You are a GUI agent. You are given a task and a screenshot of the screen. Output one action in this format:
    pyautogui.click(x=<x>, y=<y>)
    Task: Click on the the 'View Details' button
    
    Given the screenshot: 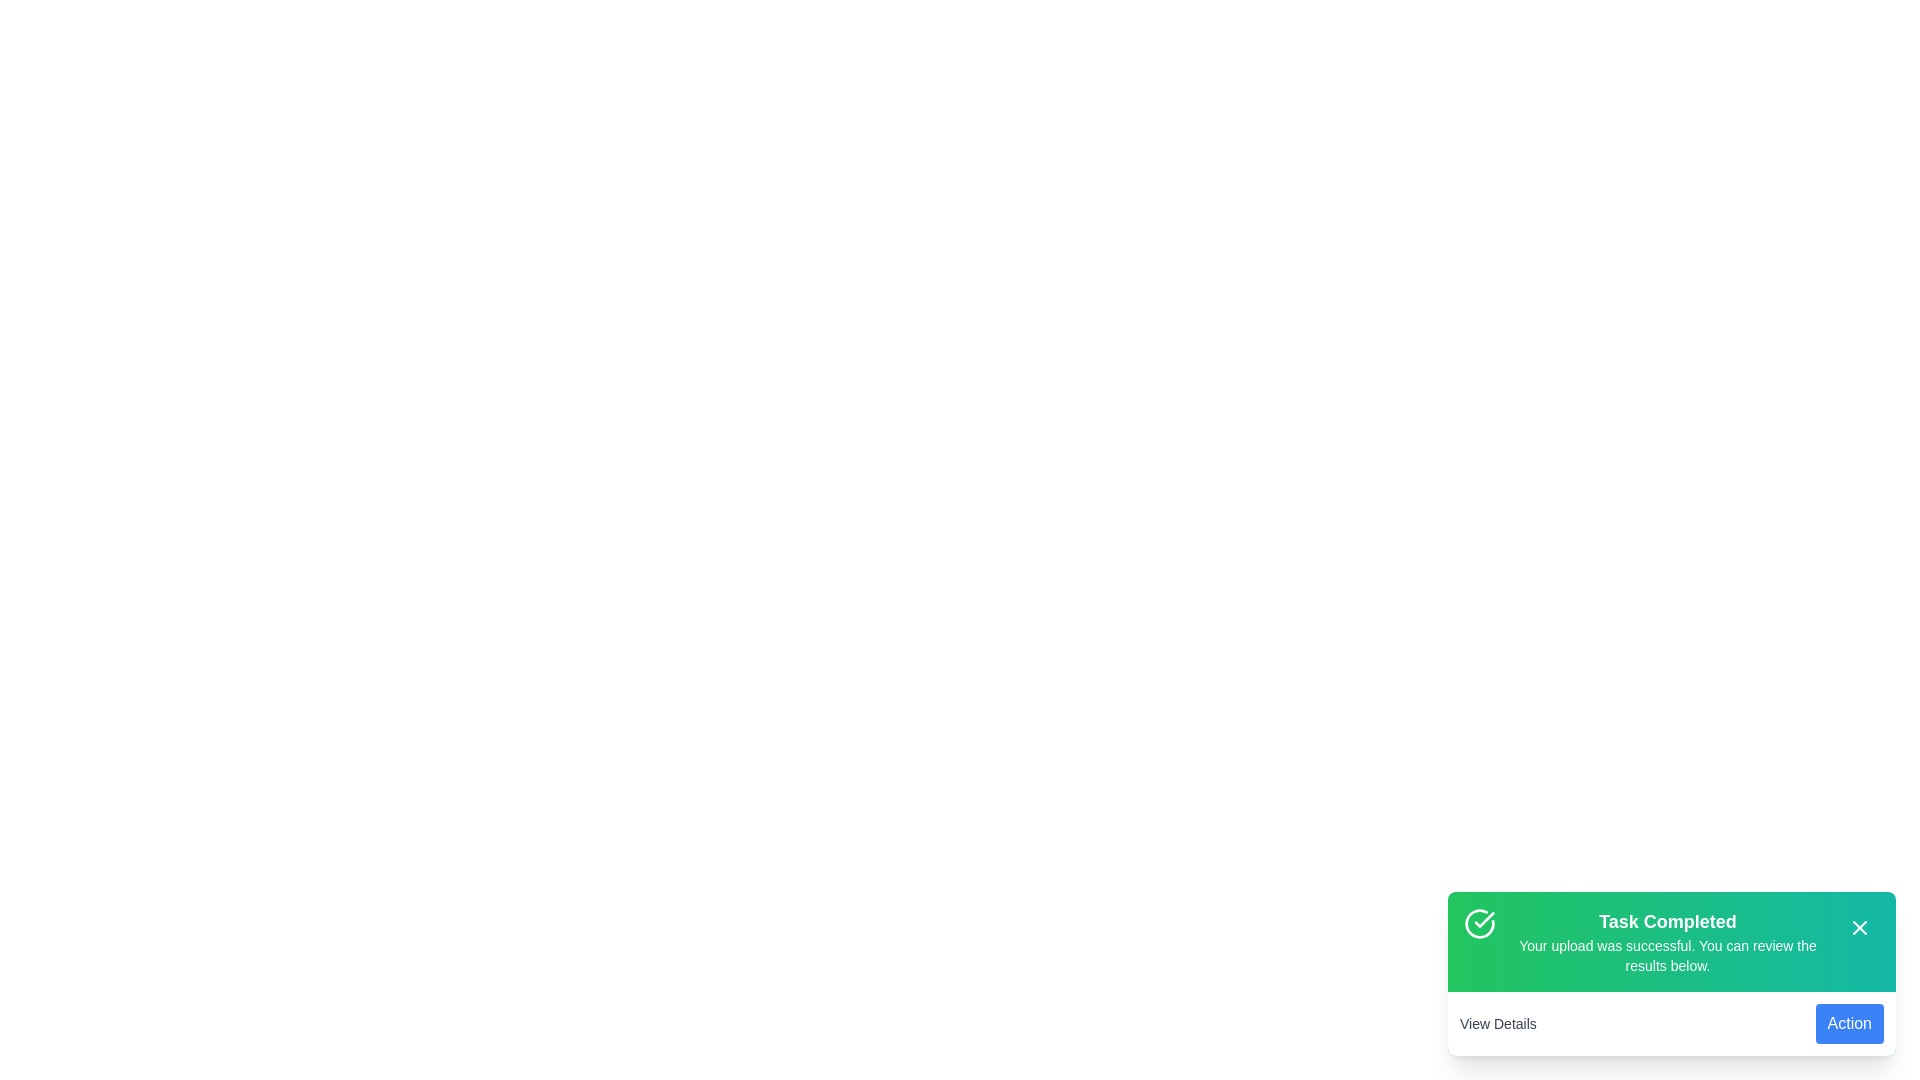 What is the action you would take?
    pyautogui.click(x=1497, y=1023)
    